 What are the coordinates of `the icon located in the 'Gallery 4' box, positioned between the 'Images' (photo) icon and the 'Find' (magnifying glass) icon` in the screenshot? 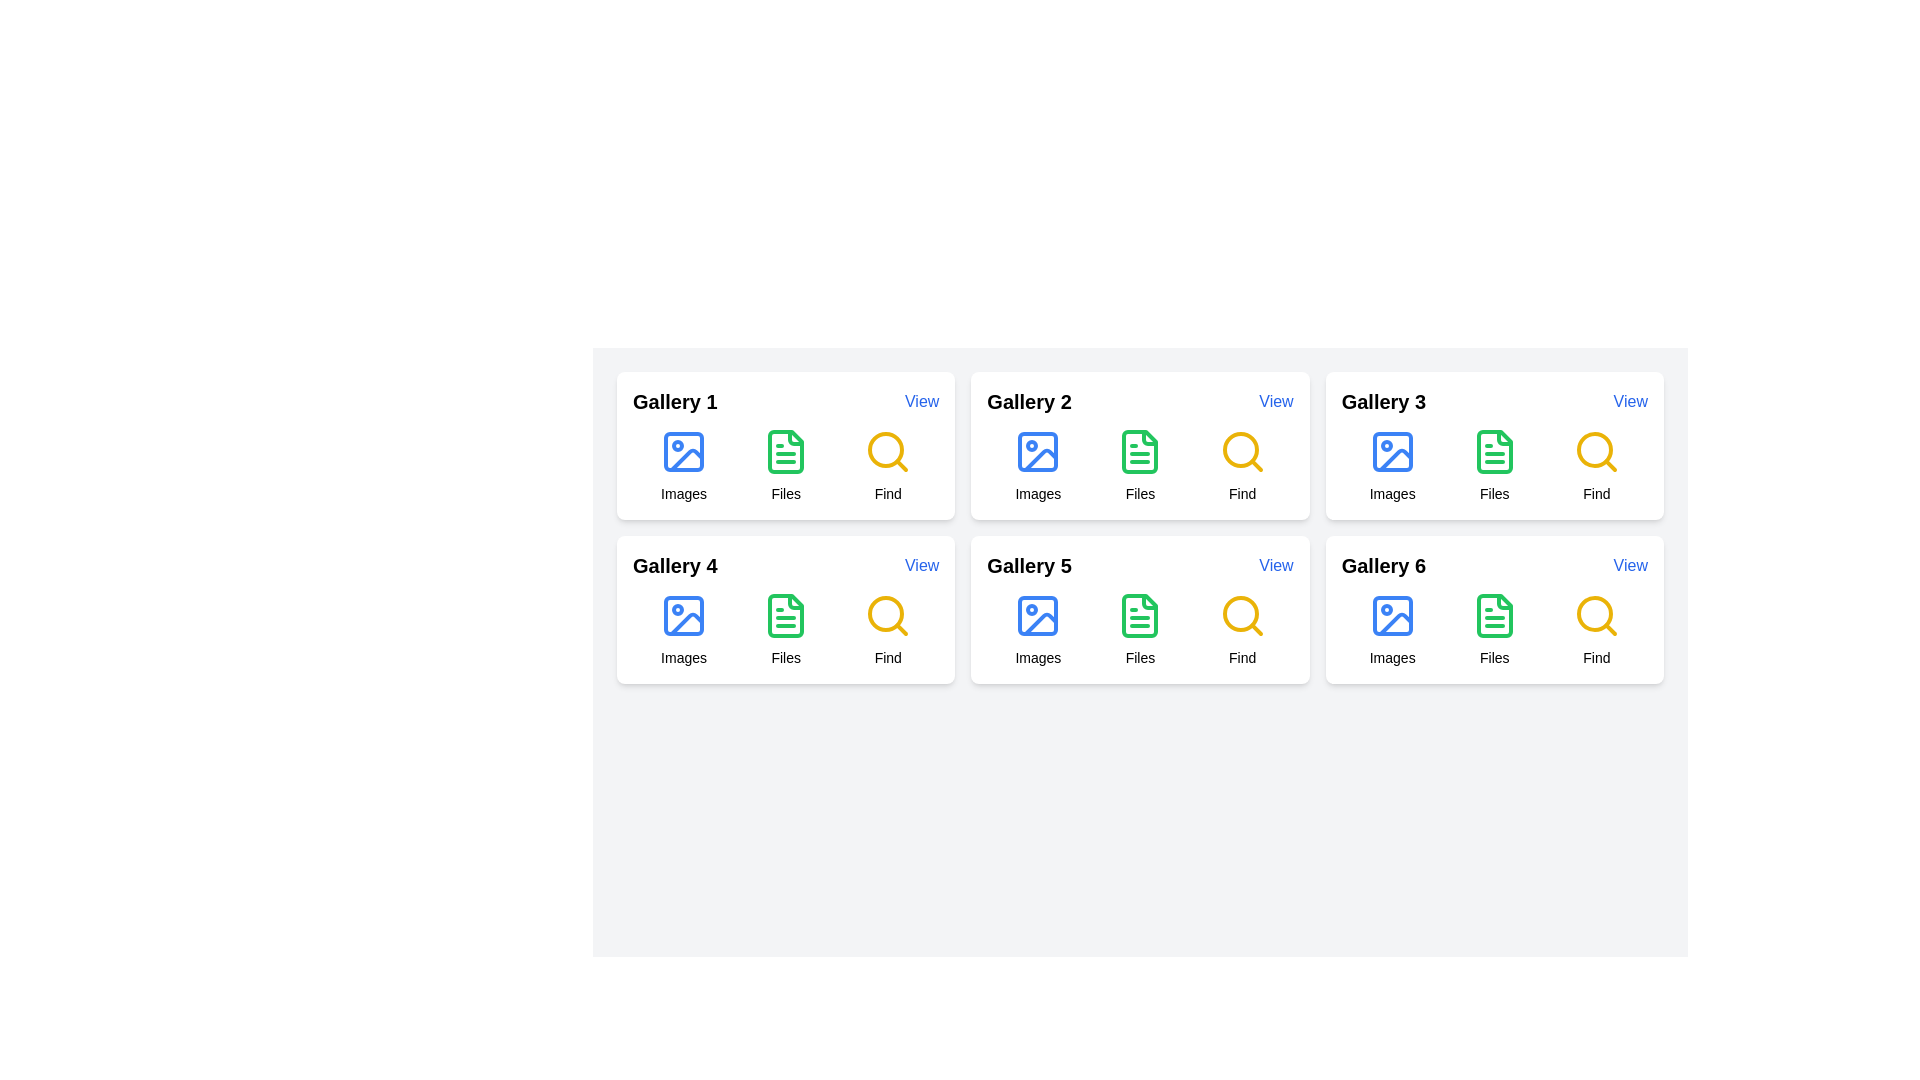 It's located at (785, 615).